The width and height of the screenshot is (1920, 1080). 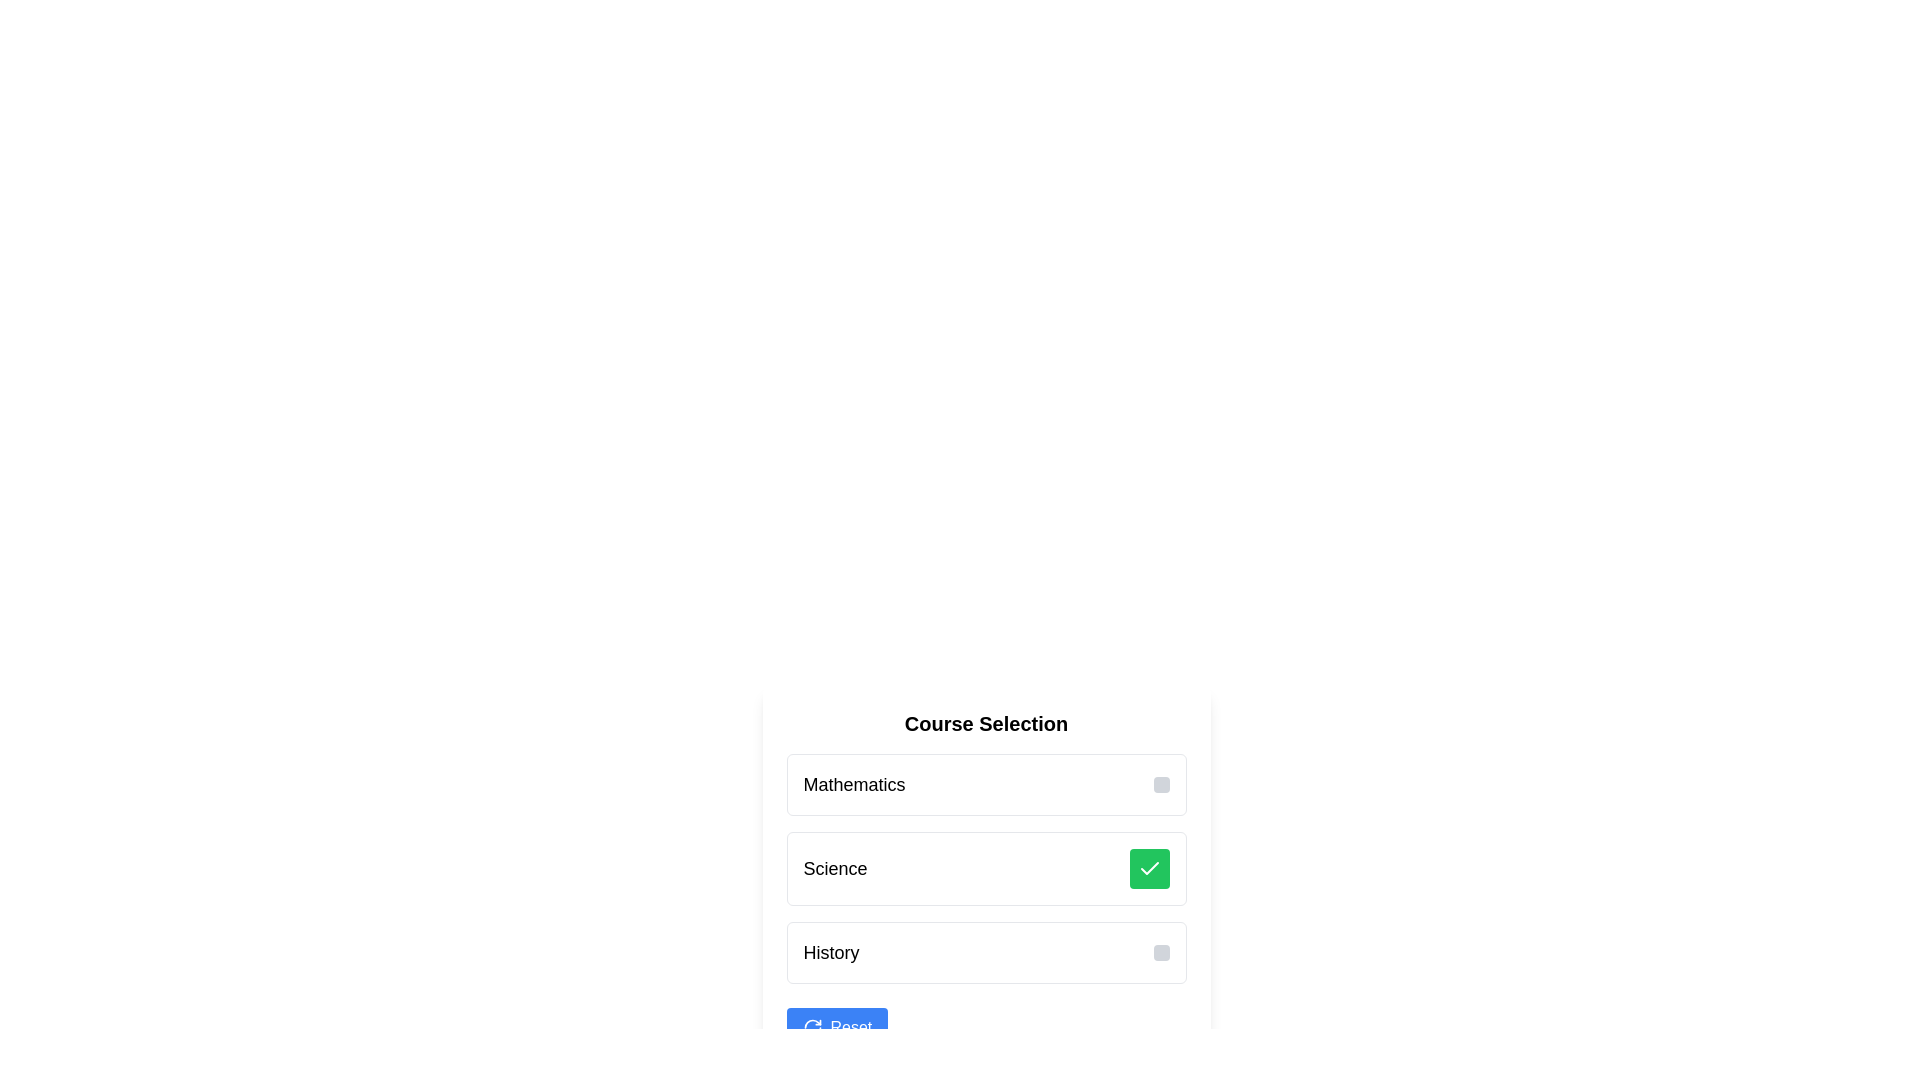 What do you see at coordinates (1161, 951) in the screenshot?
I see `the small, square-shaped gray button with rounded corners located at the right end of the 'History' list item` at bounding box center [1161, 951].